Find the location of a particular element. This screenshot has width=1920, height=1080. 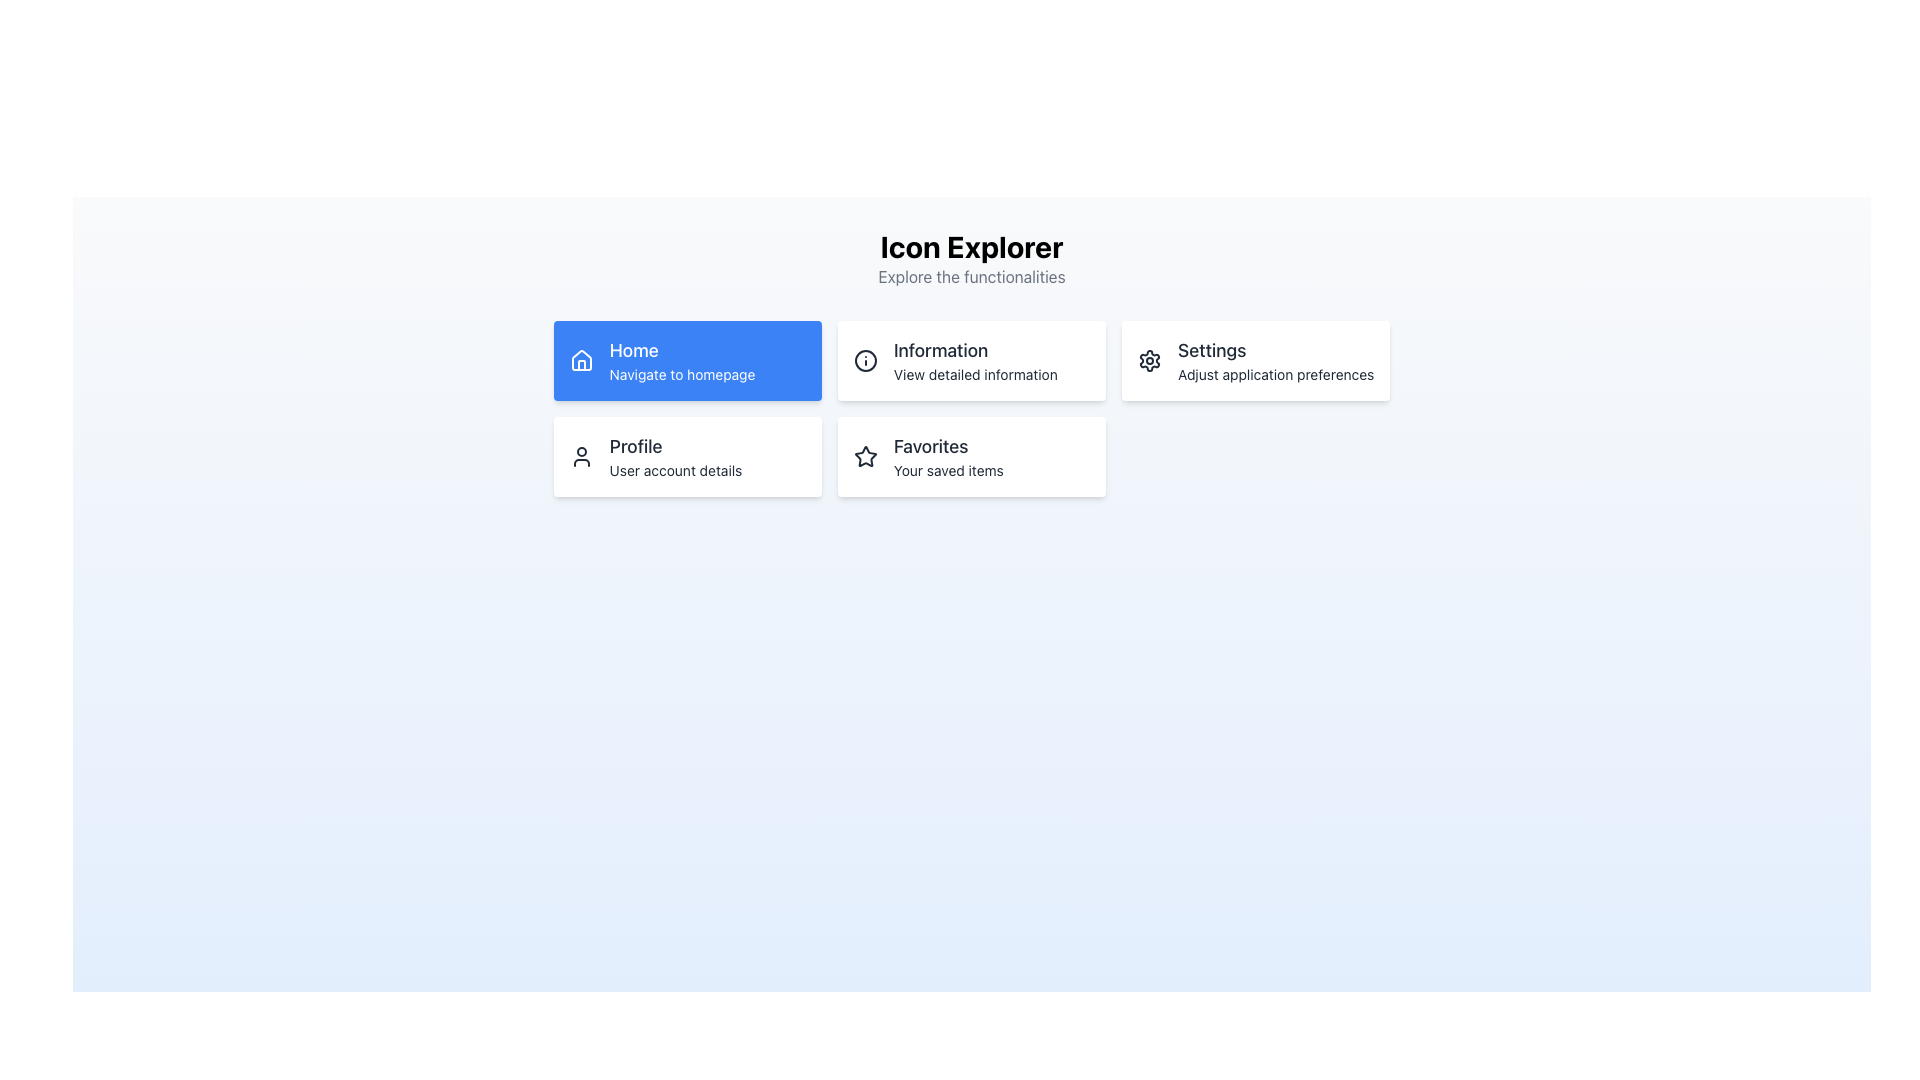

the 'Favorites' text label, which is the title header for an associated UI section, positioned above the text 'Your saved items' in a card layout is located at coordinates (947, 446).